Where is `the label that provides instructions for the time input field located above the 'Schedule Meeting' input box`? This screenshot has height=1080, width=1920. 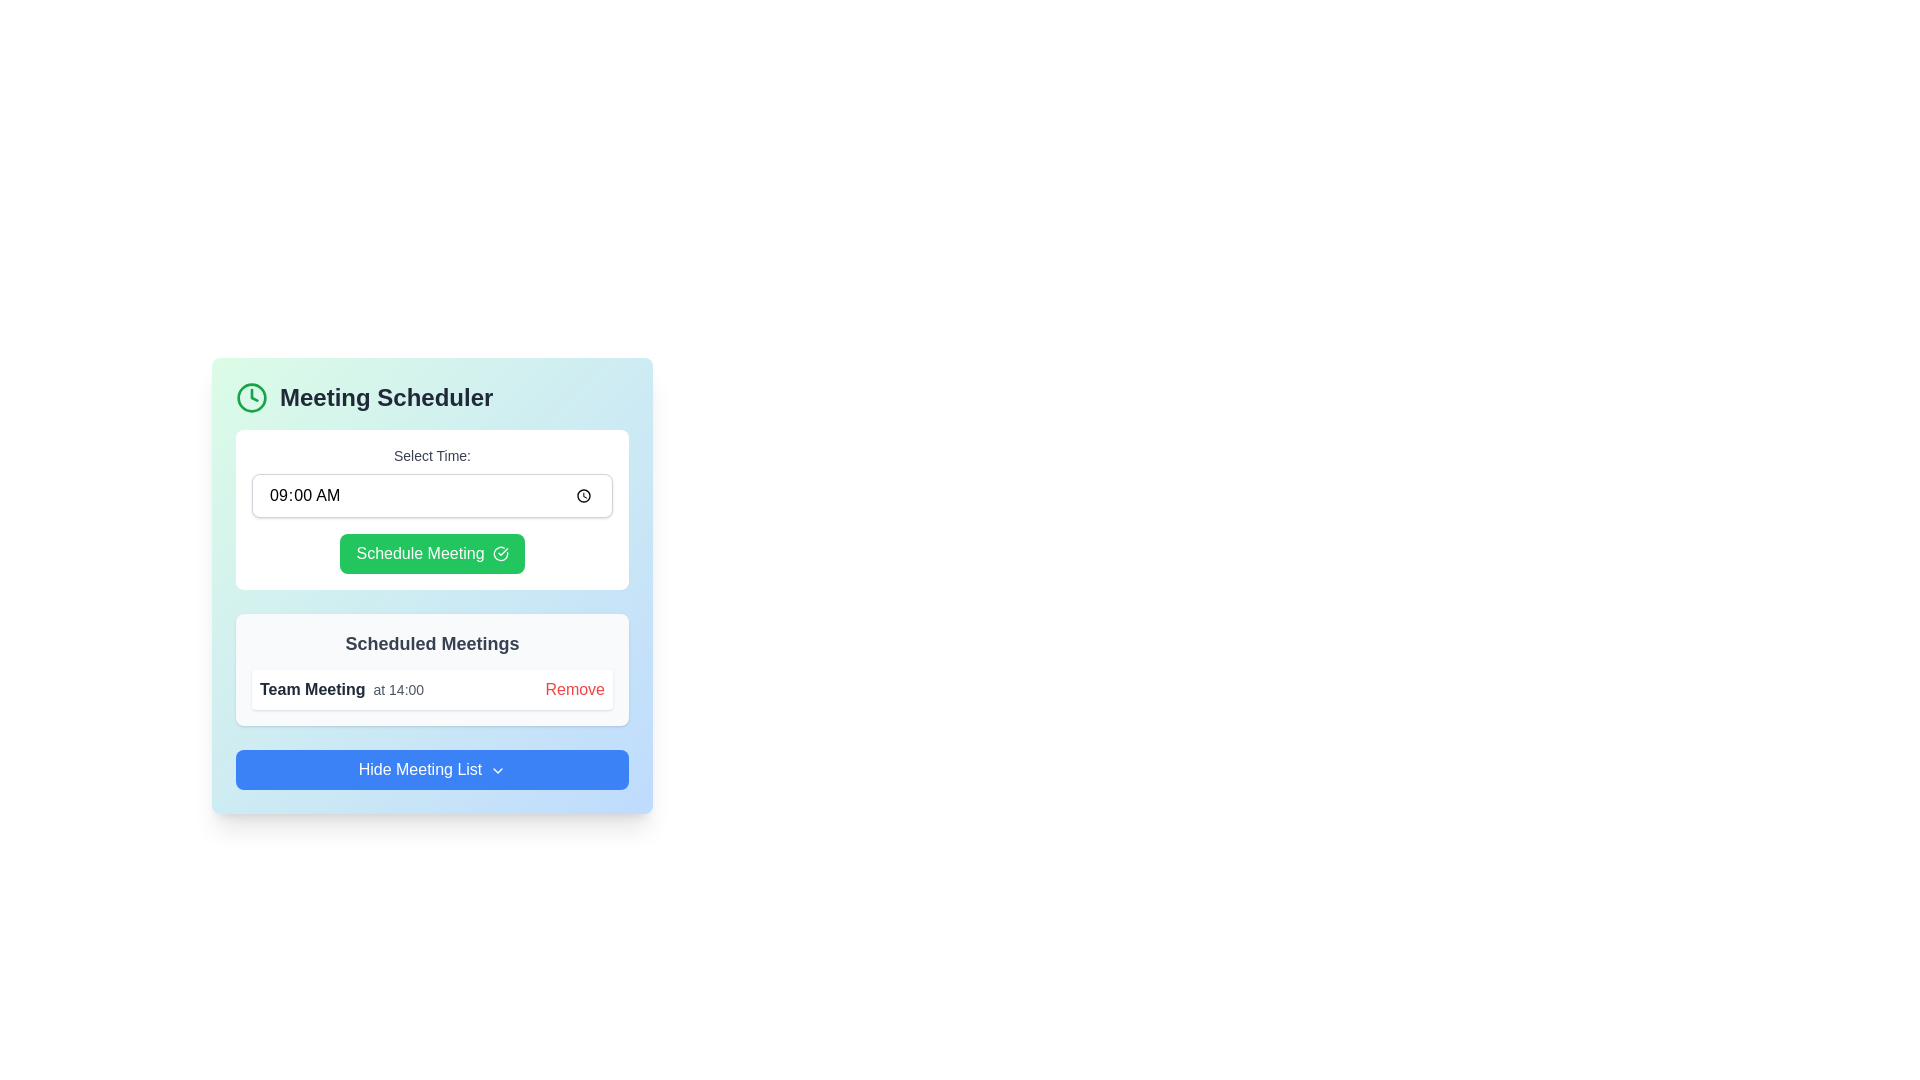
the label that provides instructions for the time input field located above the 'Schedule Meeting' input box is located at coordinates (431, 455).